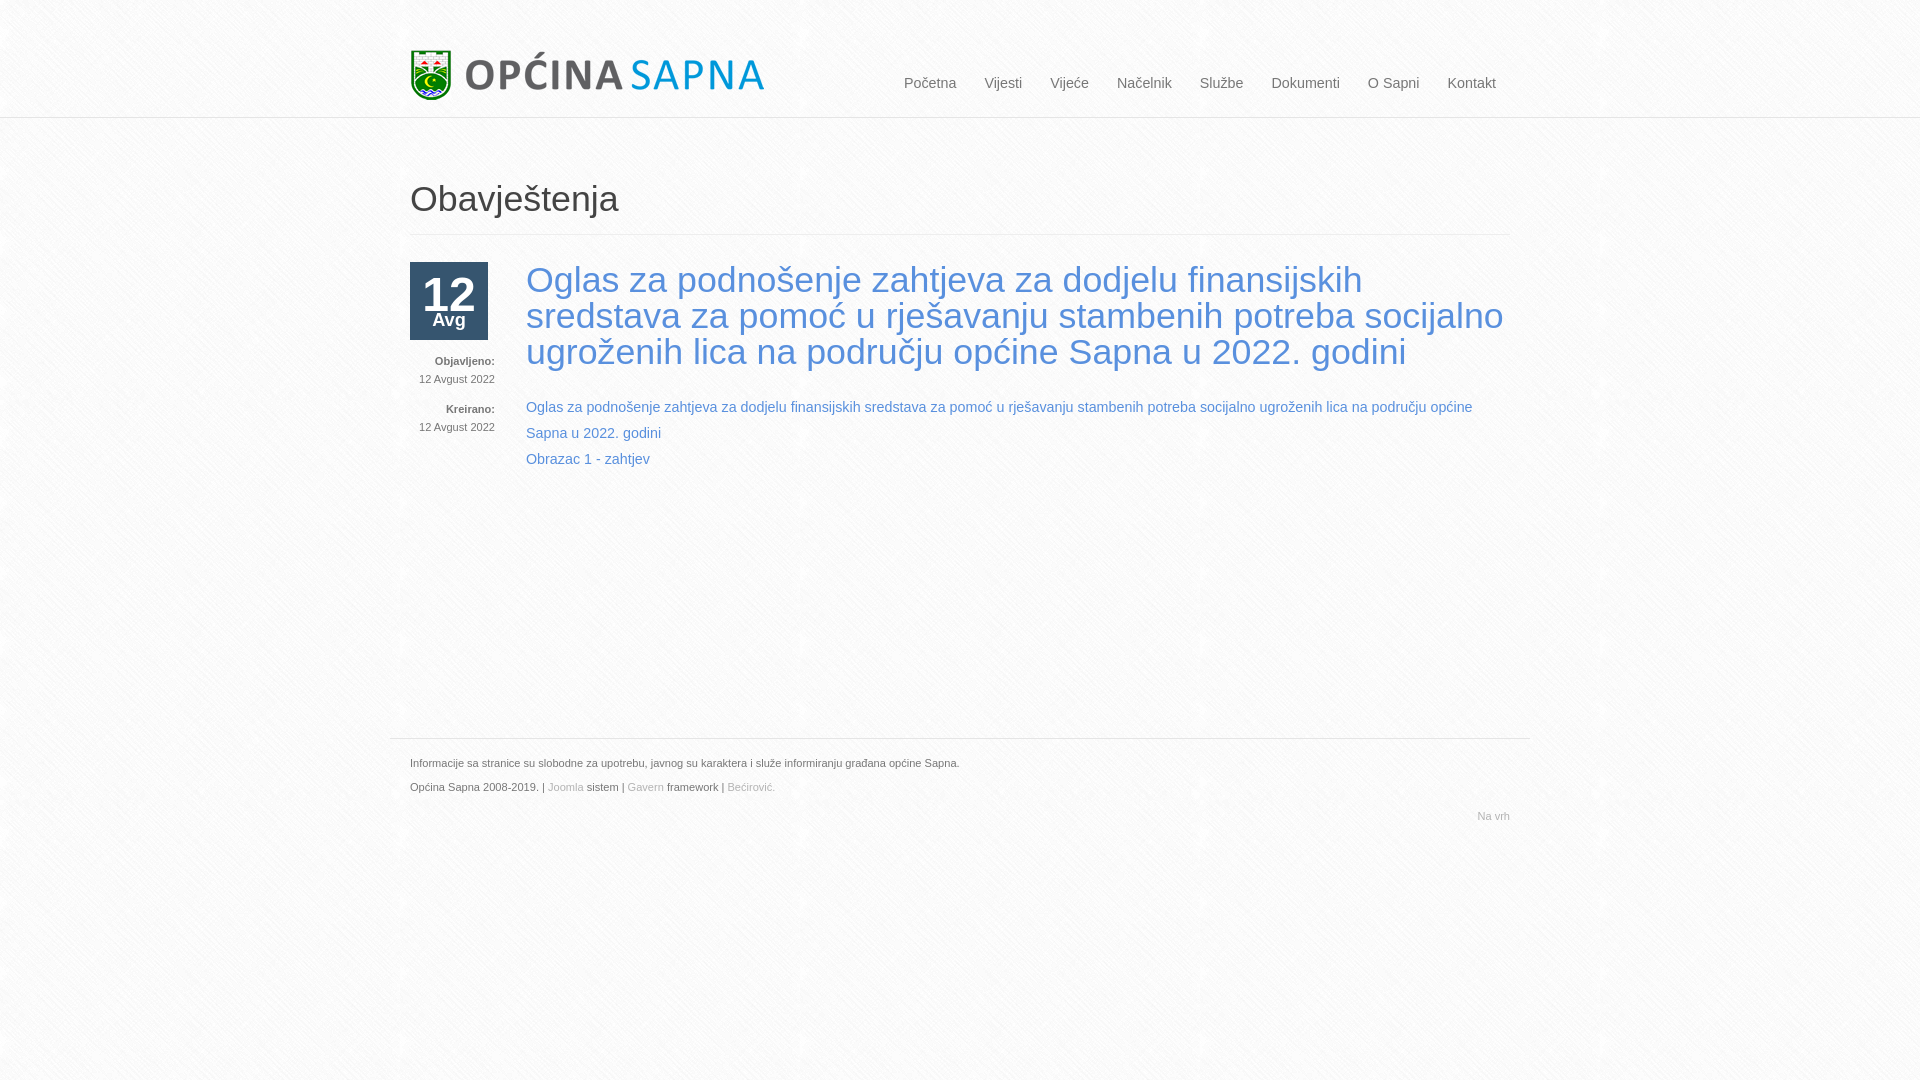 Image resolution: width=1920 pixels, height=1080 pixels. Describe the element at coordinates (1305, 82) in the screenshot. I see `'Dokumenti'` at that location.